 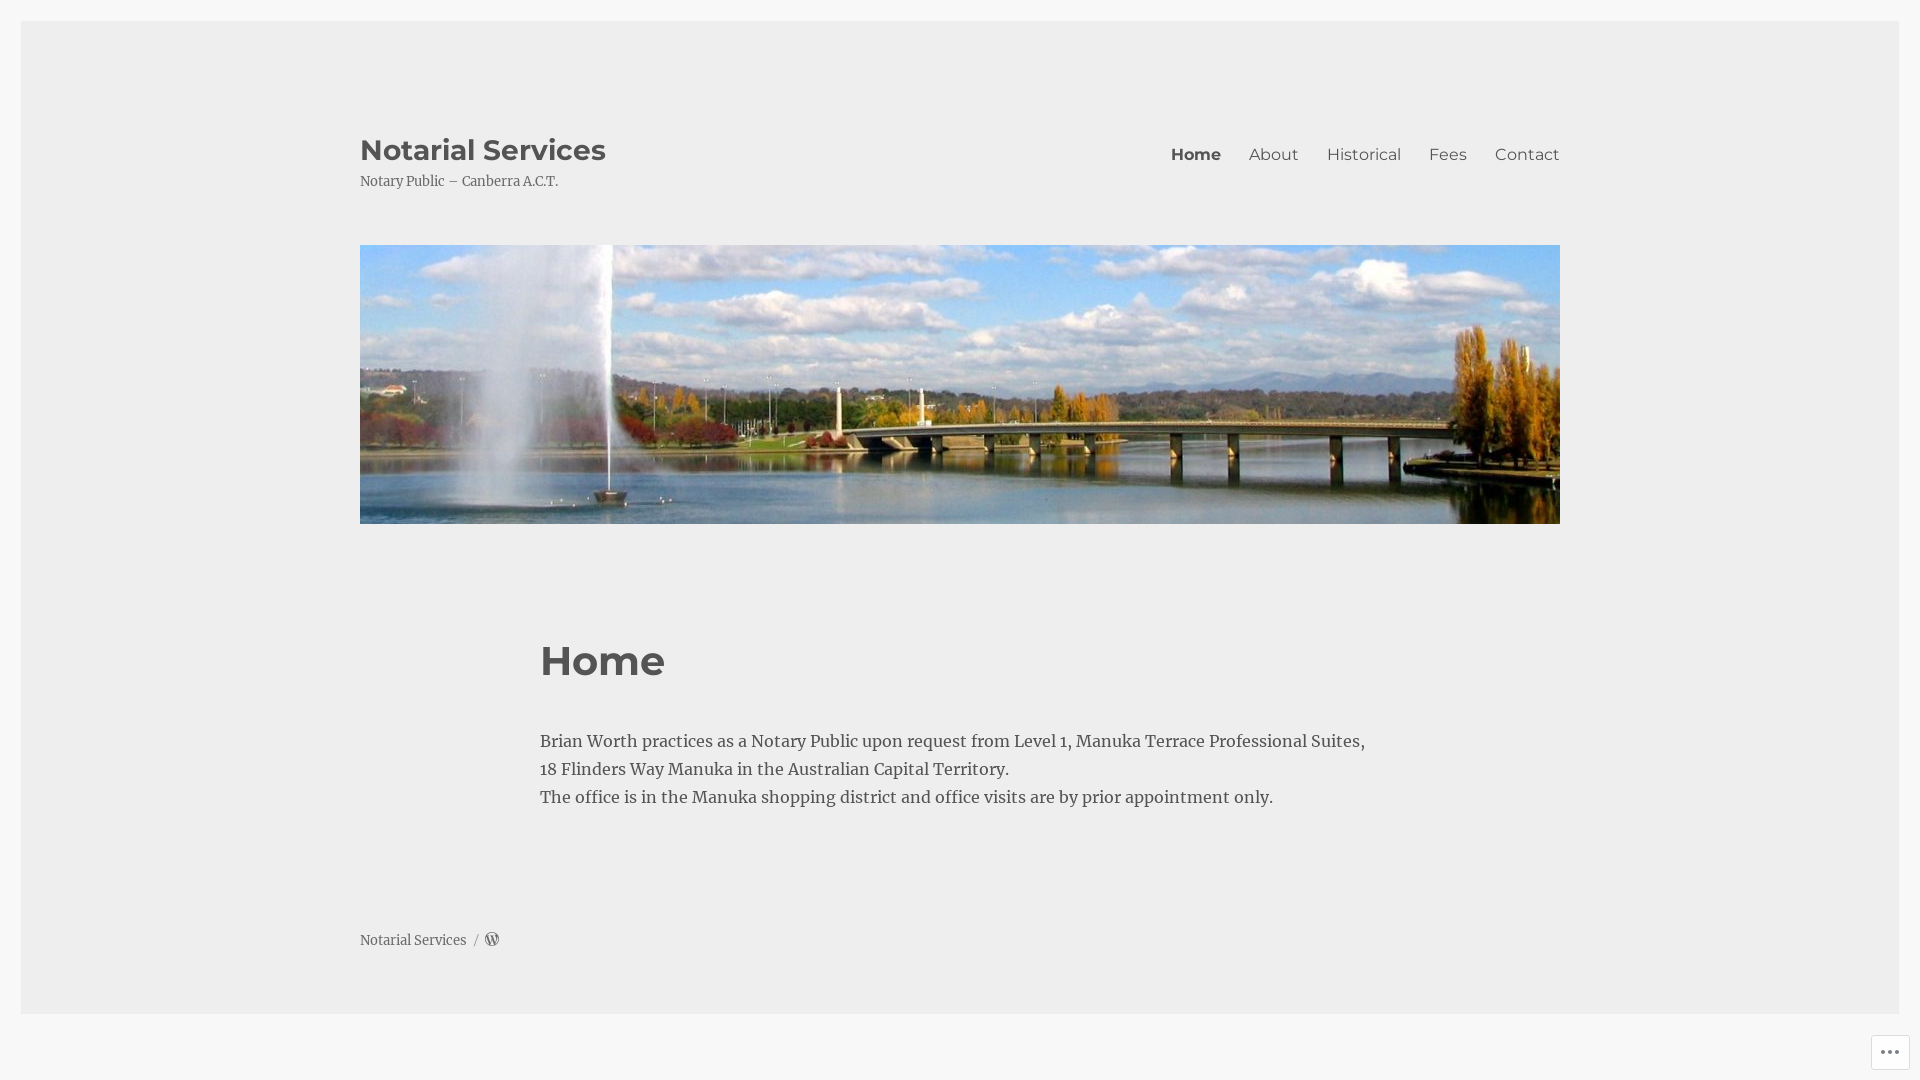 What do you see at coordinates (1195, 153) in the screenshot?
I see `'Home'` at bounding box center [1195, 153].